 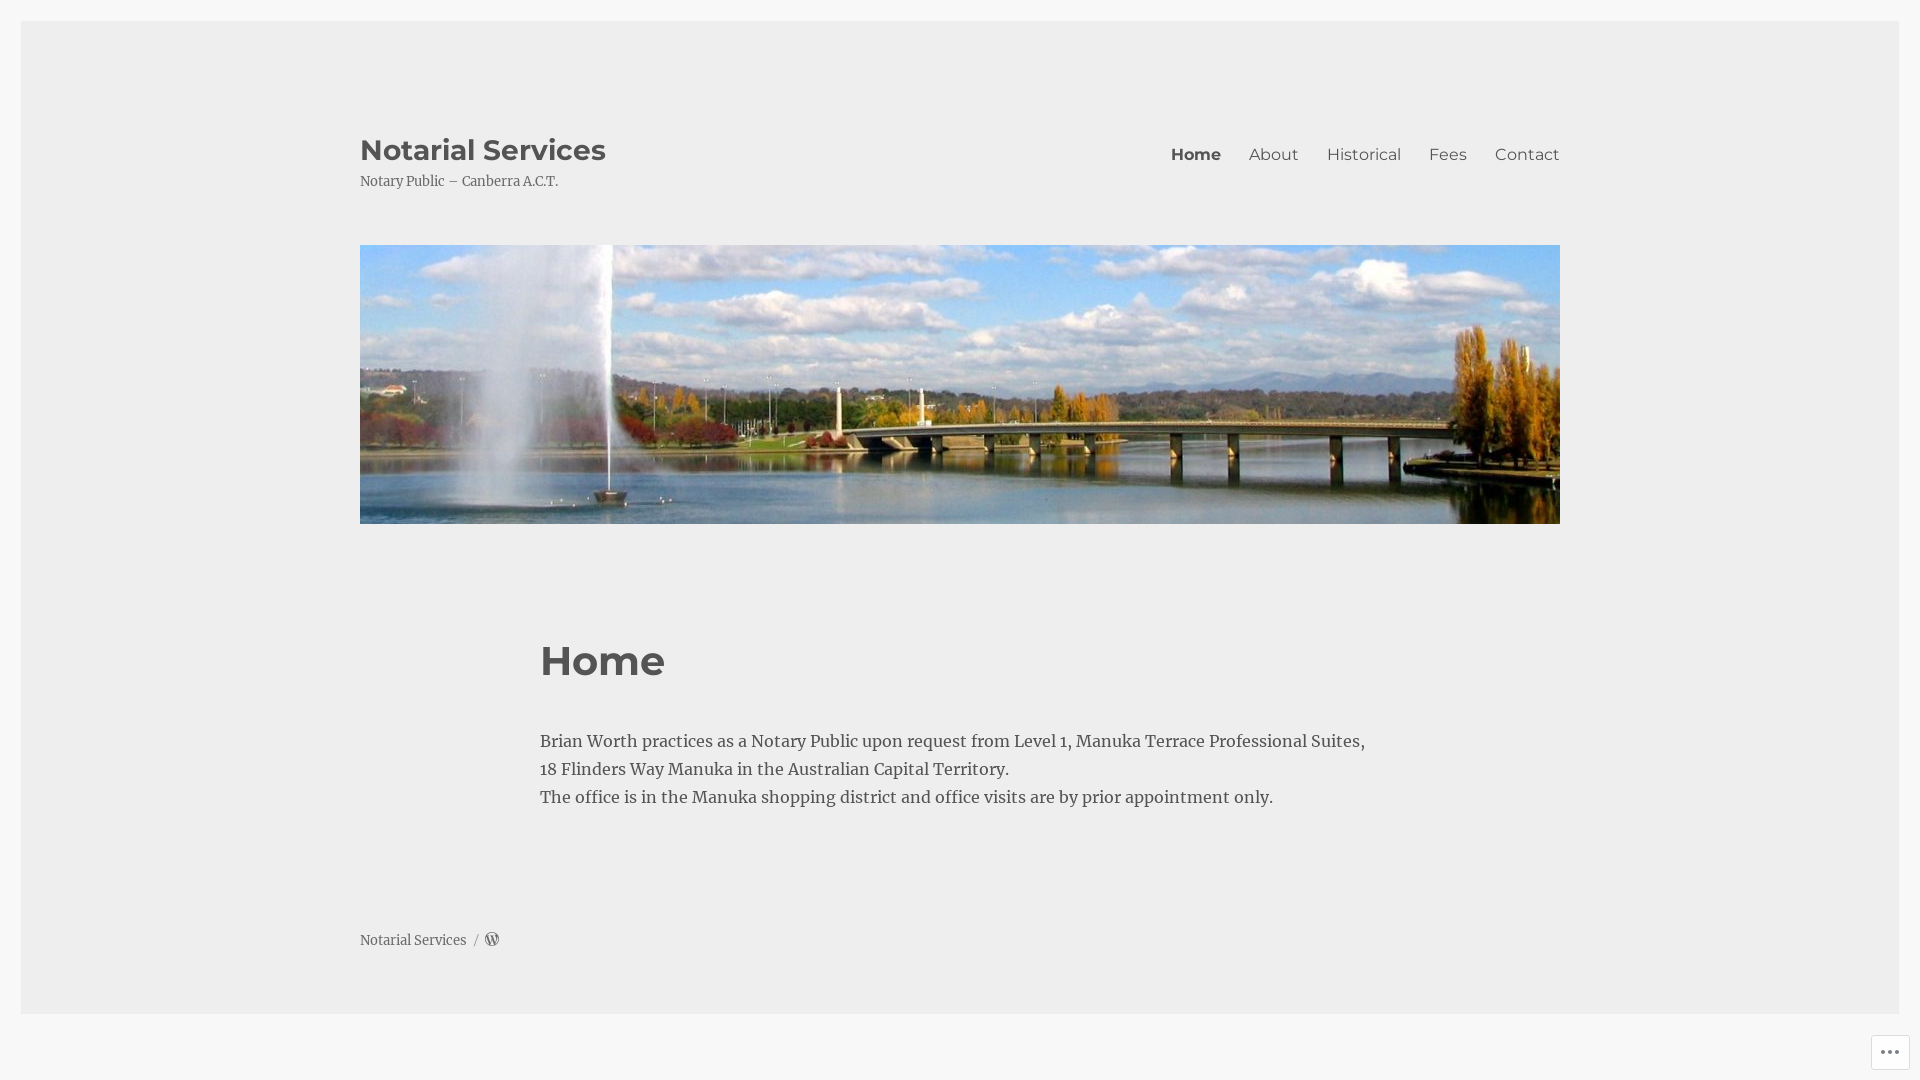 What do you see at coordinates (1195, 153) in the screenshot?
I see `'Home'` at bounding box center [1195, 153].